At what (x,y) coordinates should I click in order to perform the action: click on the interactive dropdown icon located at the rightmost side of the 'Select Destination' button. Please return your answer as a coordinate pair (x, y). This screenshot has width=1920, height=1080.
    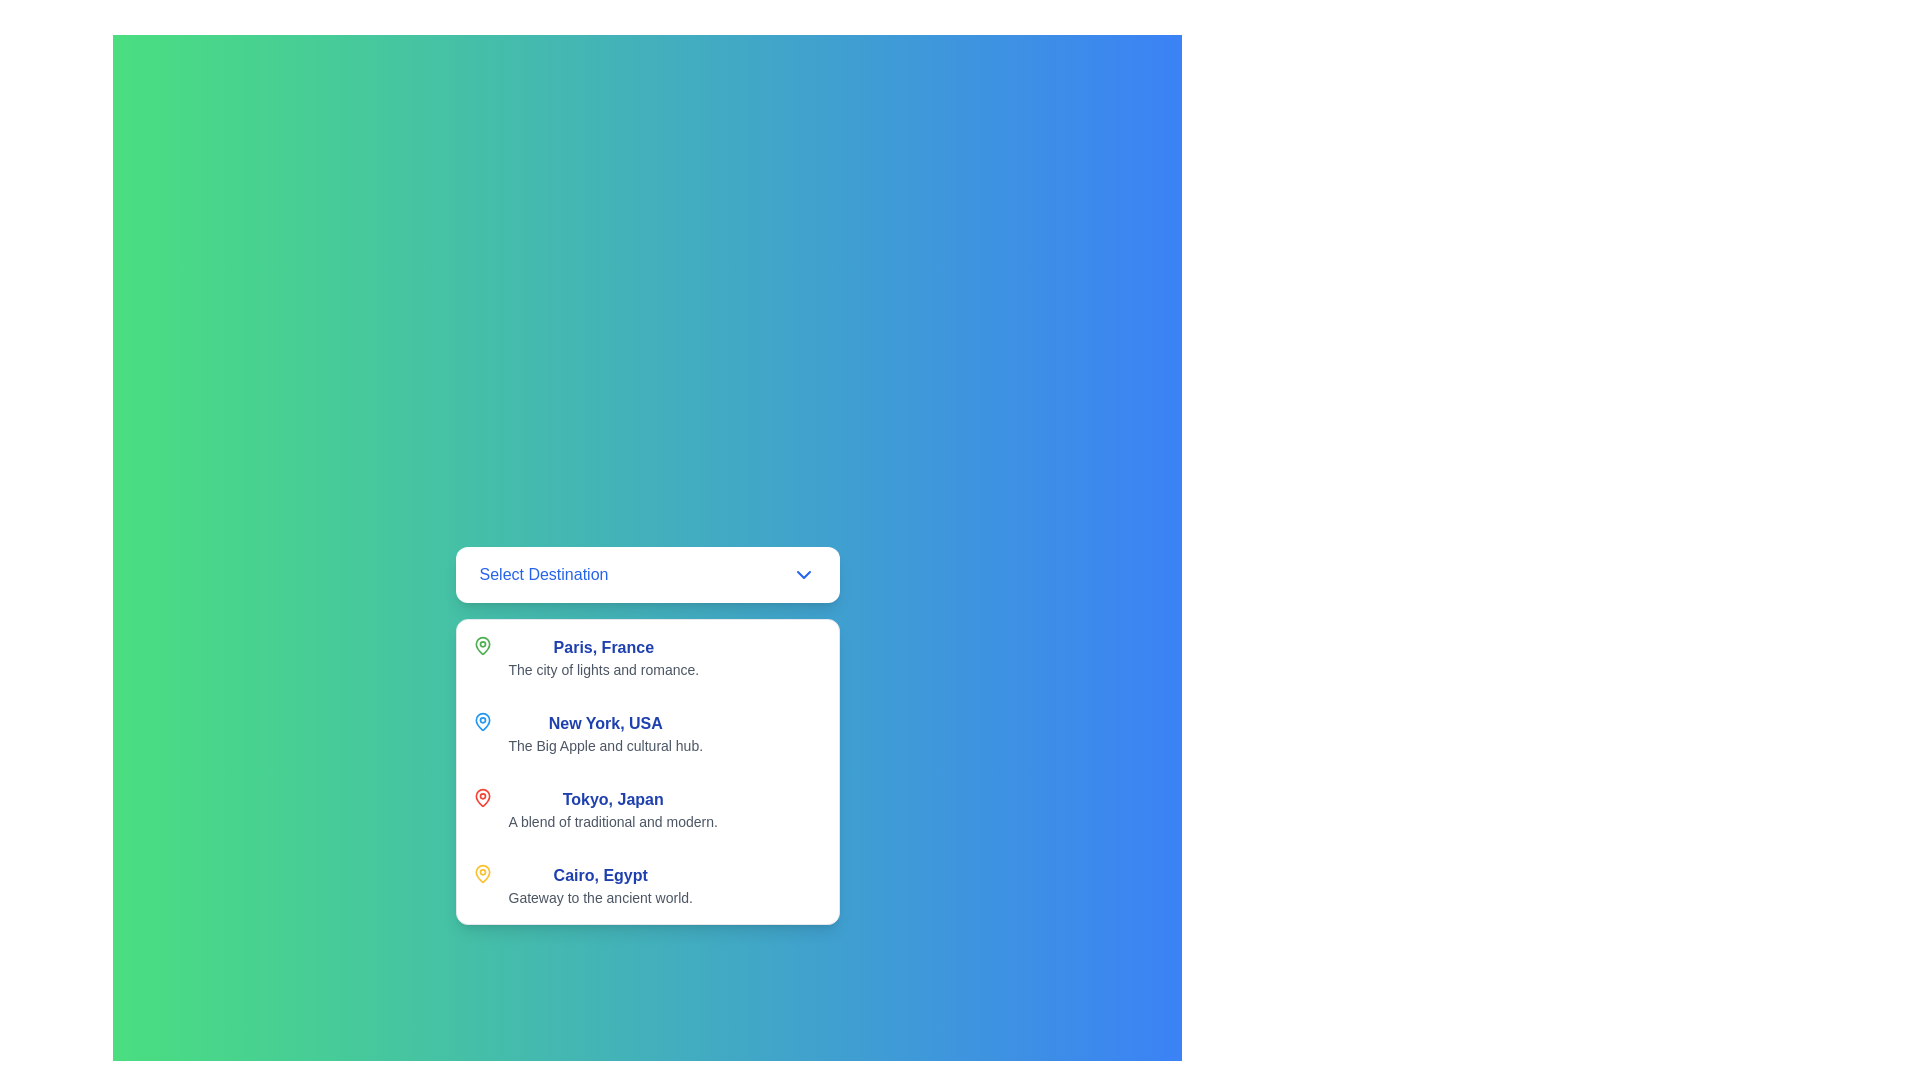
    Looking at the image, I should click on (803, 574).